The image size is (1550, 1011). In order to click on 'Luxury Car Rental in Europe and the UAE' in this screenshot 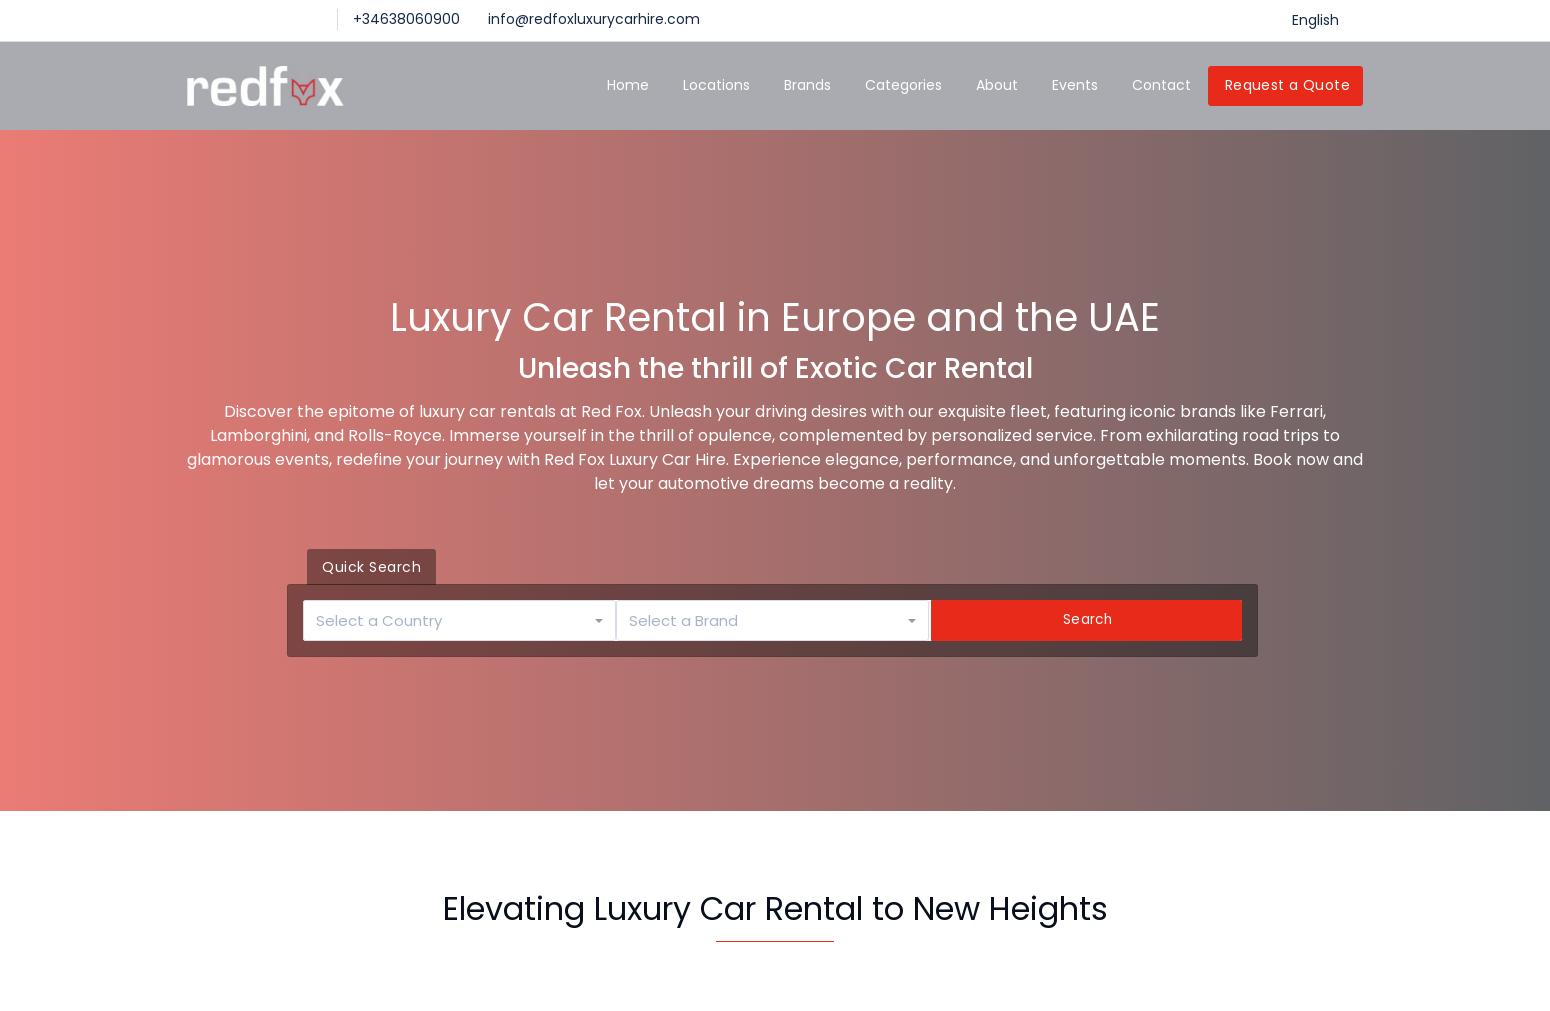, I will do `click(775, 317)`.